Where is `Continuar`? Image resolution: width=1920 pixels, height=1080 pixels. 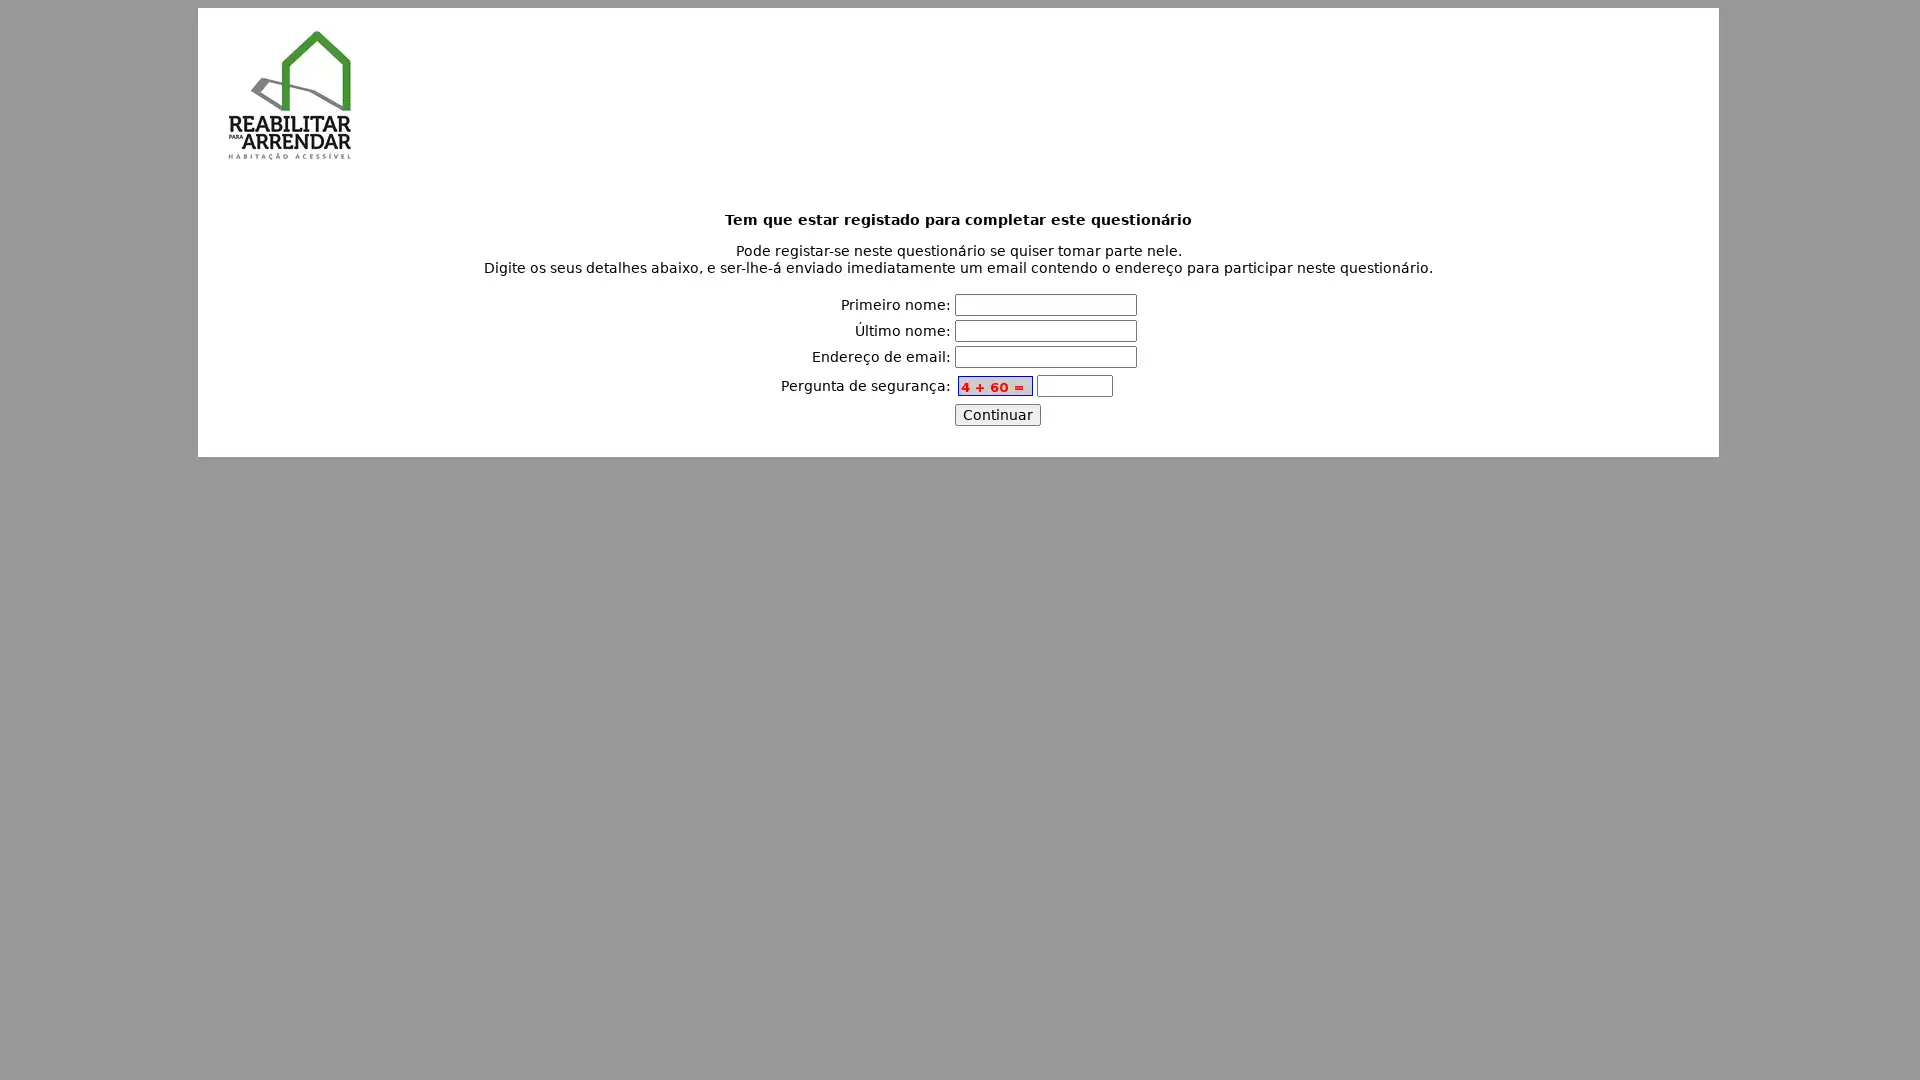 Continuar is located at coordinates (997, 414).